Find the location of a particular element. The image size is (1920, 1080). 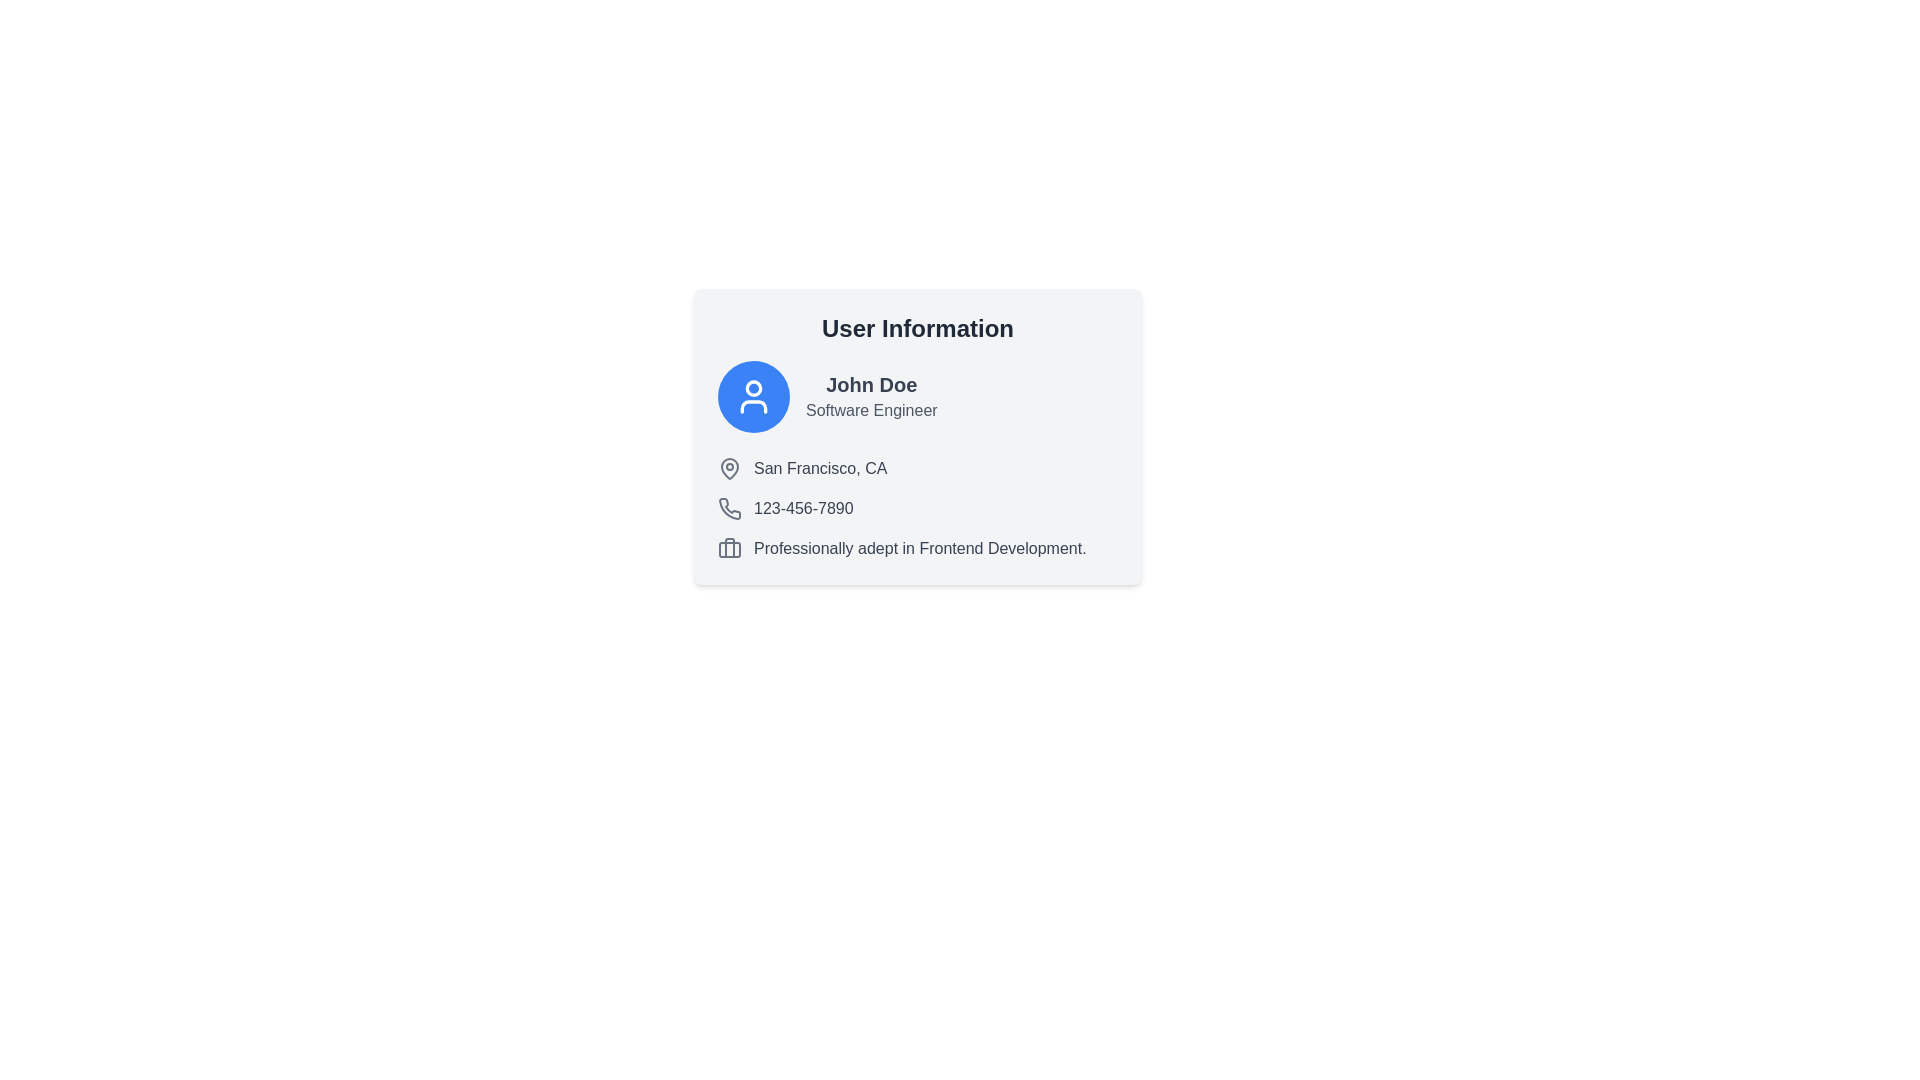

the location marker icon representing 'San Francisco, CA', which is positioned to the left of the text and above the phone number information is located at coordinates (728, 469).